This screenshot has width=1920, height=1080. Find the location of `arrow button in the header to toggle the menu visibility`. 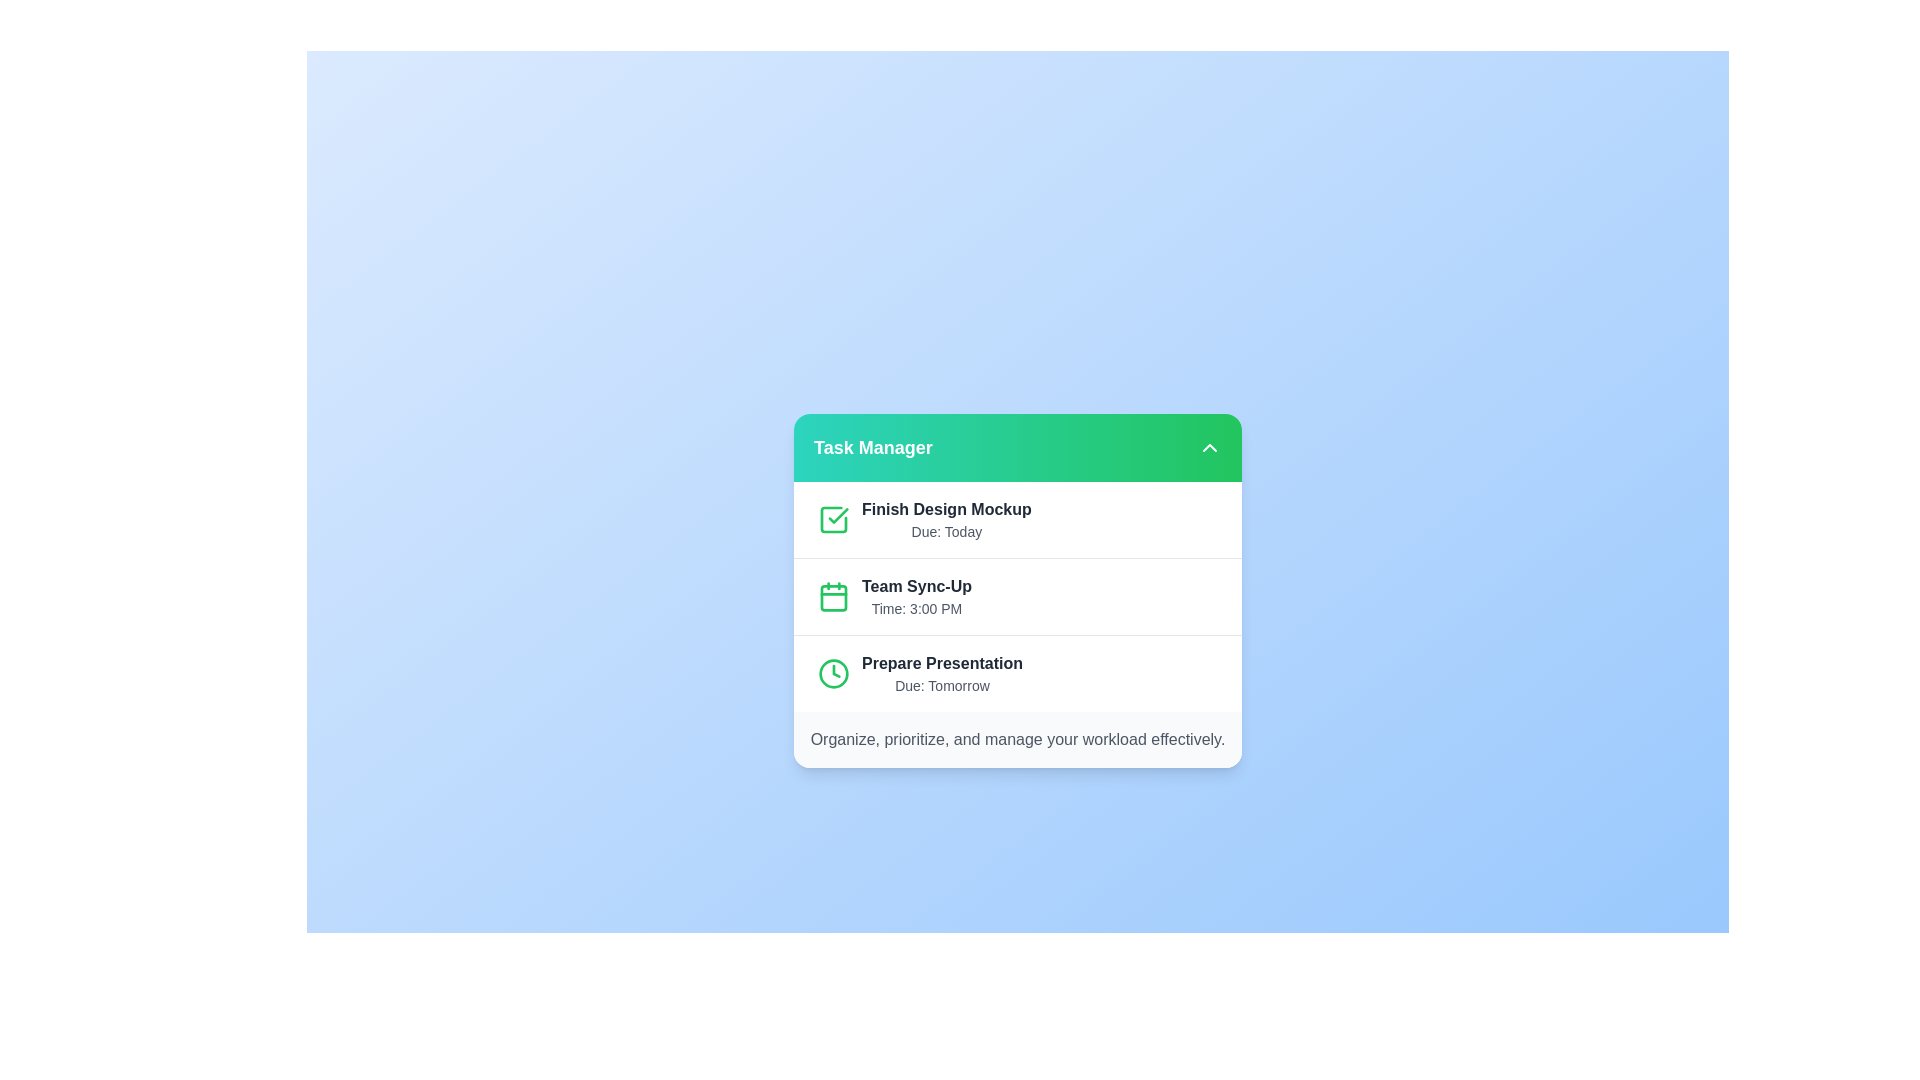

arrow button in the header to toggle the menu visibility is located at coordinates (1208, 446).